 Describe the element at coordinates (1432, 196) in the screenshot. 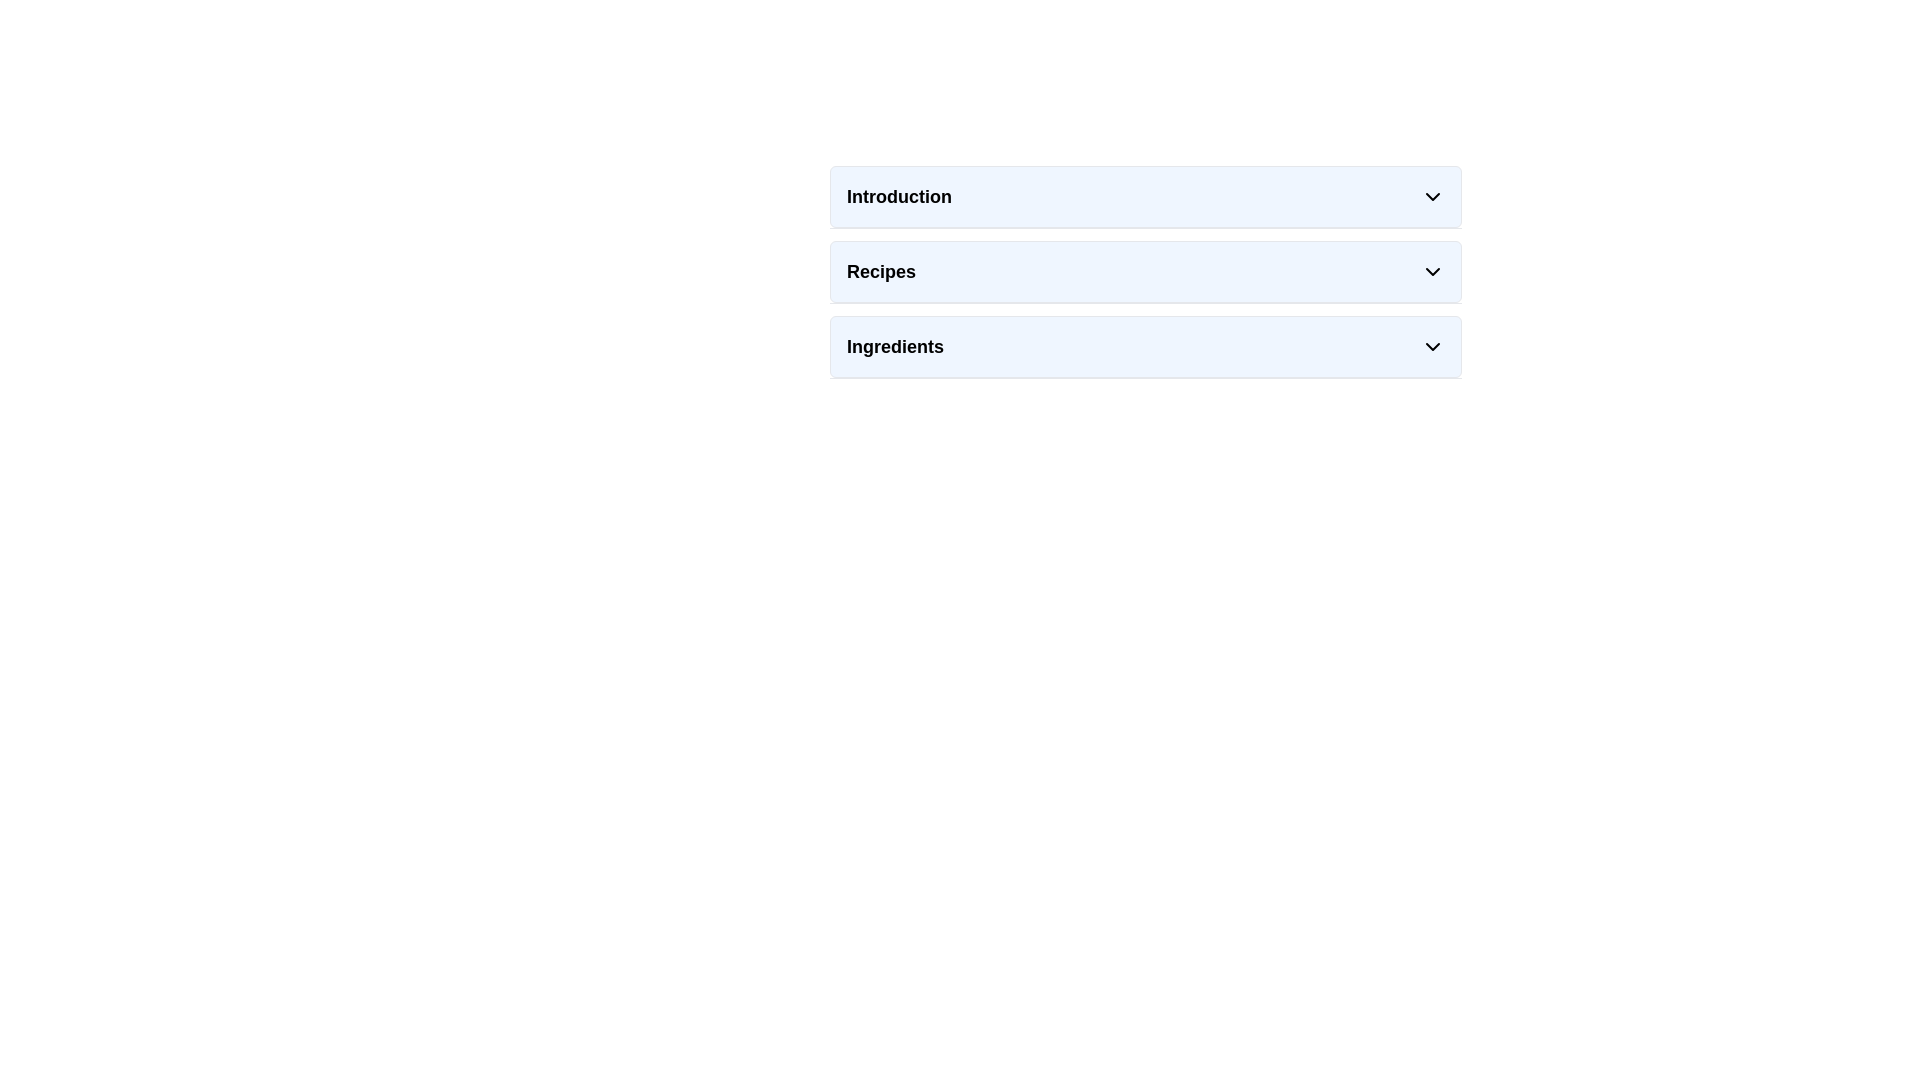

I see `the downward-pointing chevron icon (Dropdown indicator) on the right side of the 'Introduction' button` at that location.